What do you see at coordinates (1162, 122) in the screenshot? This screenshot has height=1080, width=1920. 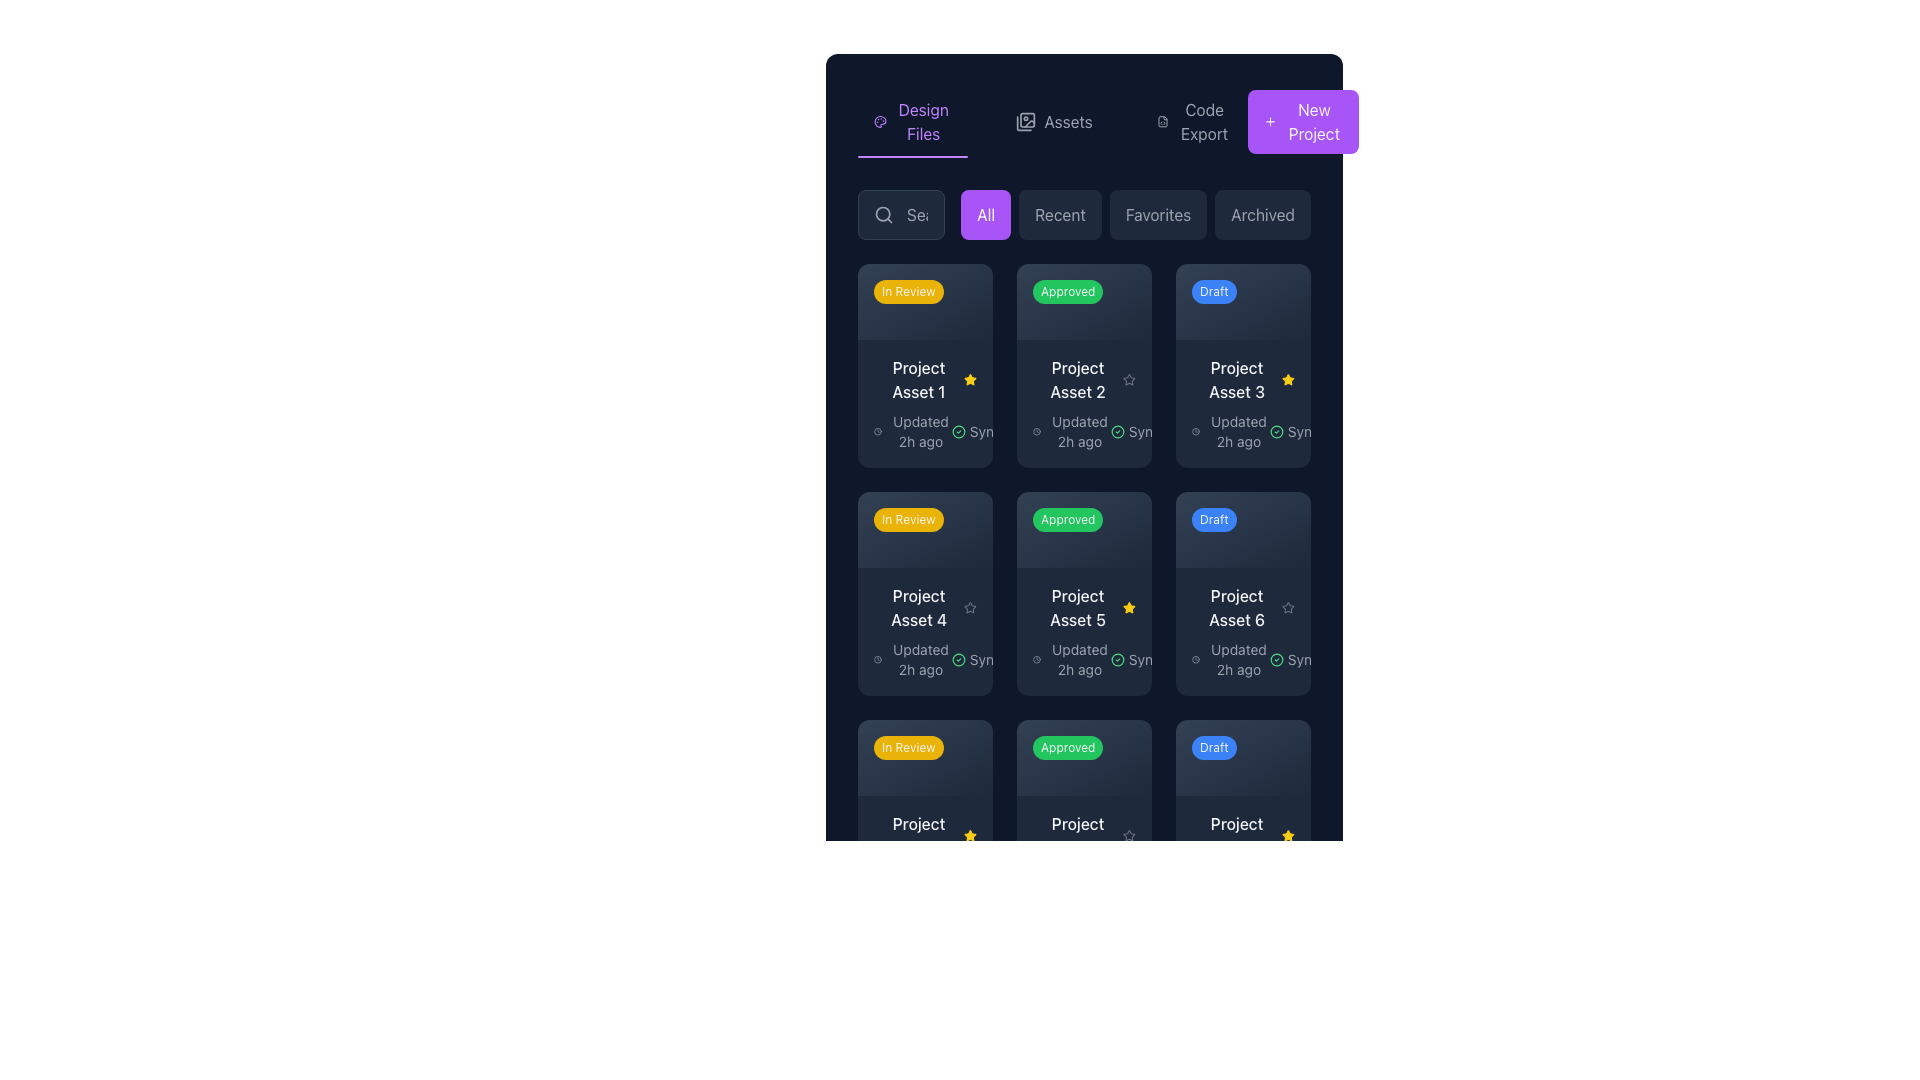 I see `the 'Code Export' icon located in the top navigation bar, which is identifiable by its textual label and positioned between the 'Assets' and 'New Project' items` at bounding box center [1162, 122].